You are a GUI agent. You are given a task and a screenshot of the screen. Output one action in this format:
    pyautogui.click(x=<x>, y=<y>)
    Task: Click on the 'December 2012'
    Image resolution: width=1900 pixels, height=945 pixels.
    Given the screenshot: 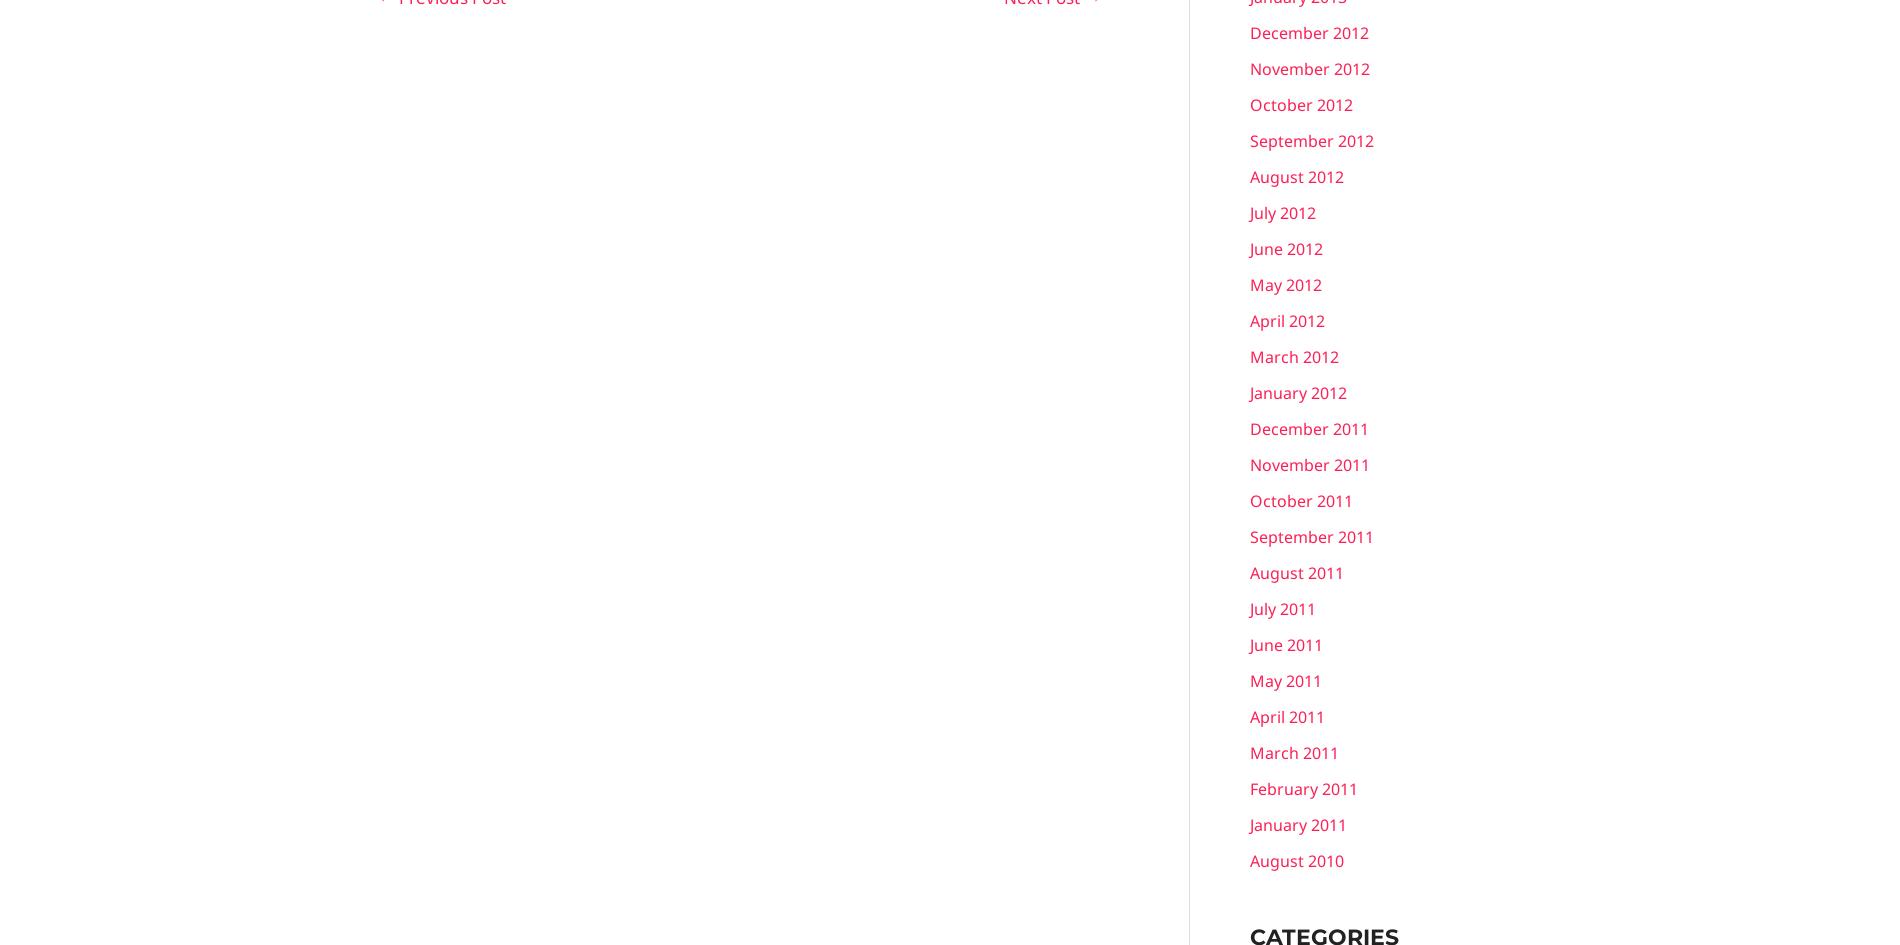 What is the action you would take?
    pyautogui.click(x=1308, y=32)
    